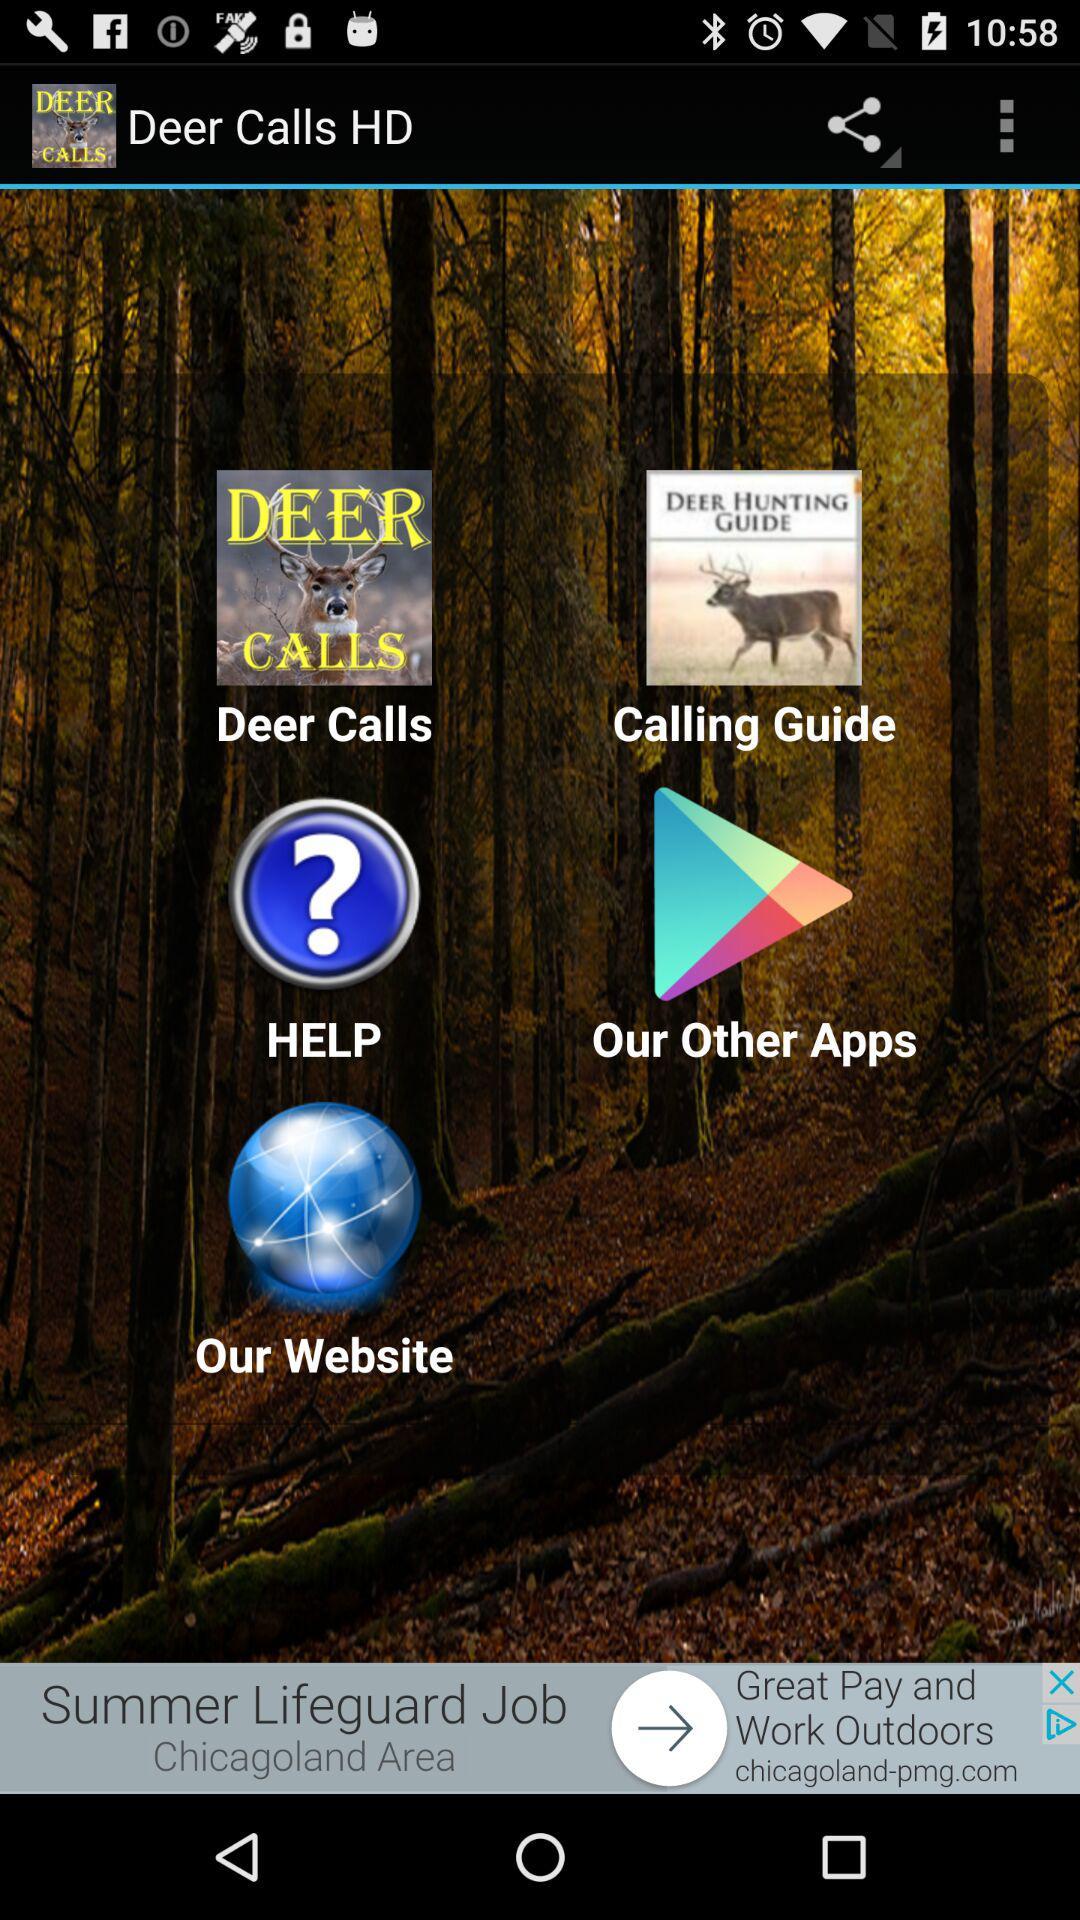  What do you see at coordinates (540, 1727) in the screenshot?
I see `advertisement source` at bounding box center [540, 1727].